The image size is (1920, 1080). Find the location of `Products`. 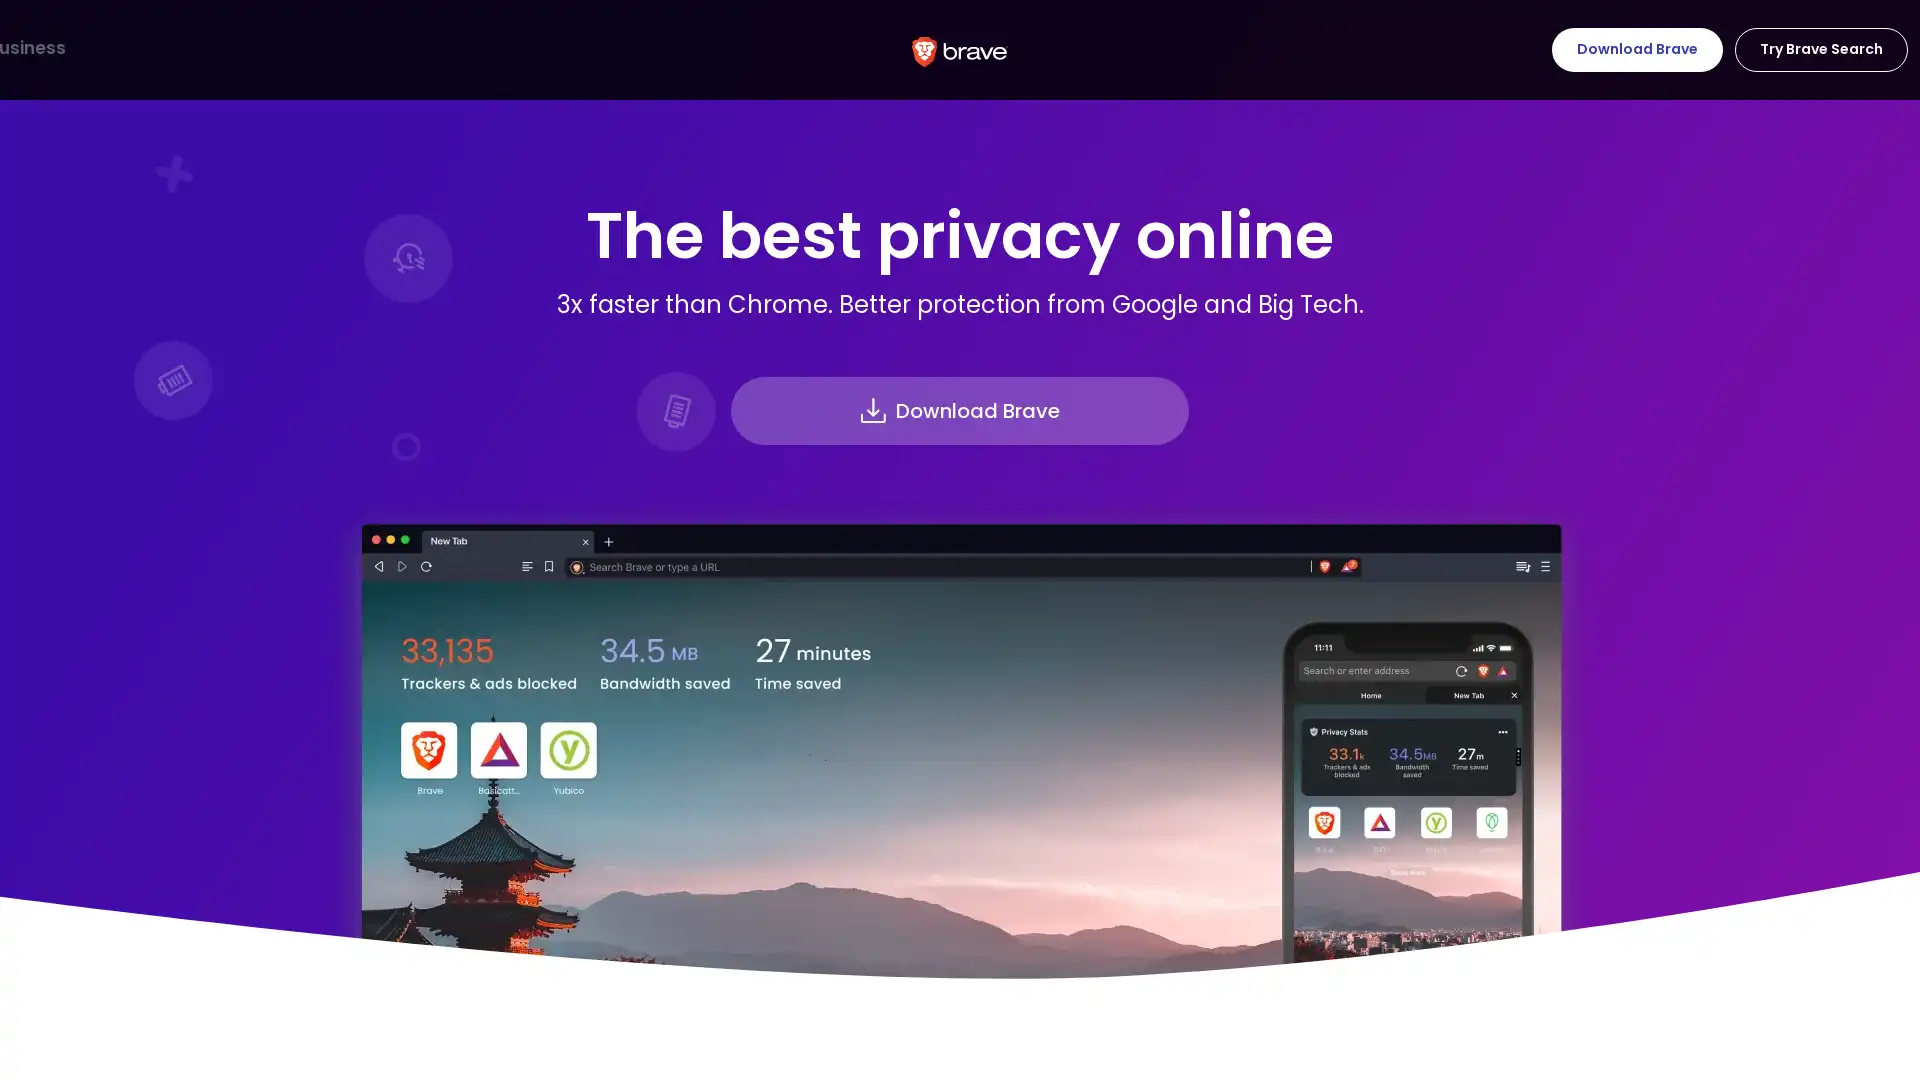

Products is located at coordinates (160, 48).